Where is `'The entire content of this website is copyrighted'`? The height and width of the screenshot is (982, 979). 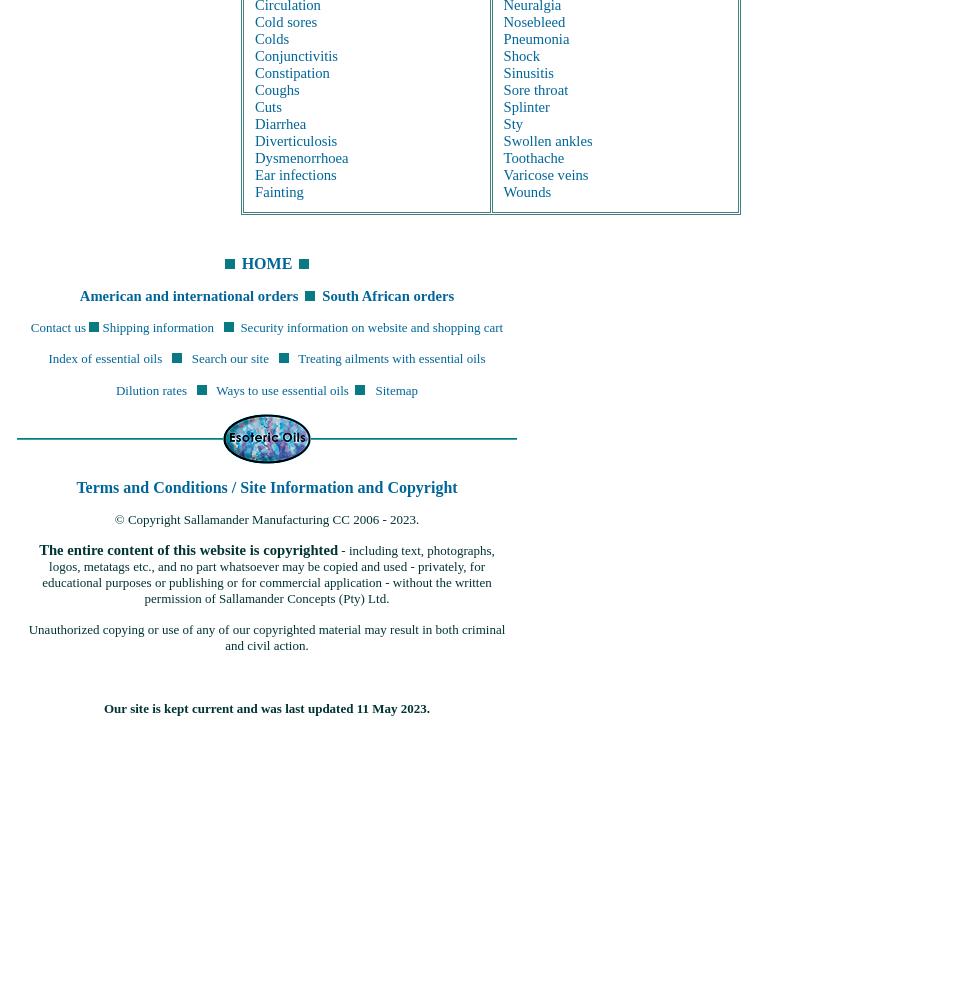 'The entire content of this website is copyrighted' is located at coordinates (188, 549).